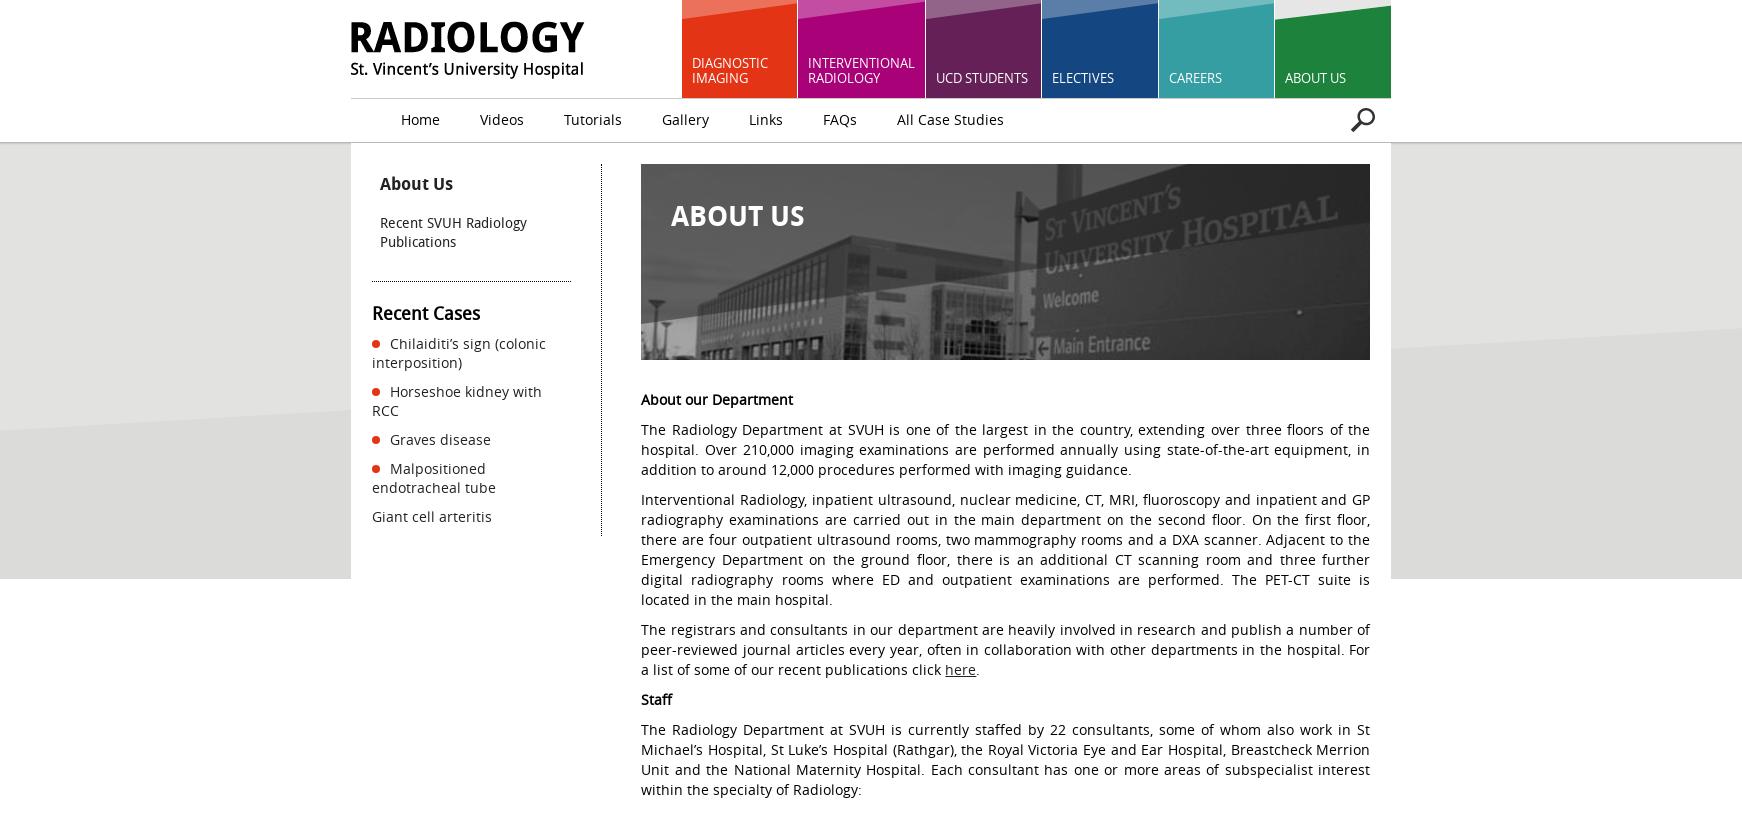 The width and height of the screenshot is (1742, 823). I want to click on 'The Radiology Department at SVUH is currently staffed by 22 consultants, some of whom also work in St Michael’s Hospital, St Luke’s Hospital (Rathgar), the Royal Victoria Eye and Ear Hospital, Breastcheck Merrion Unit and the National Maternity Hospital. Each consultant has one or more areas of subspecialist interest within the specialty of Radiology:', so click(1004, 758).